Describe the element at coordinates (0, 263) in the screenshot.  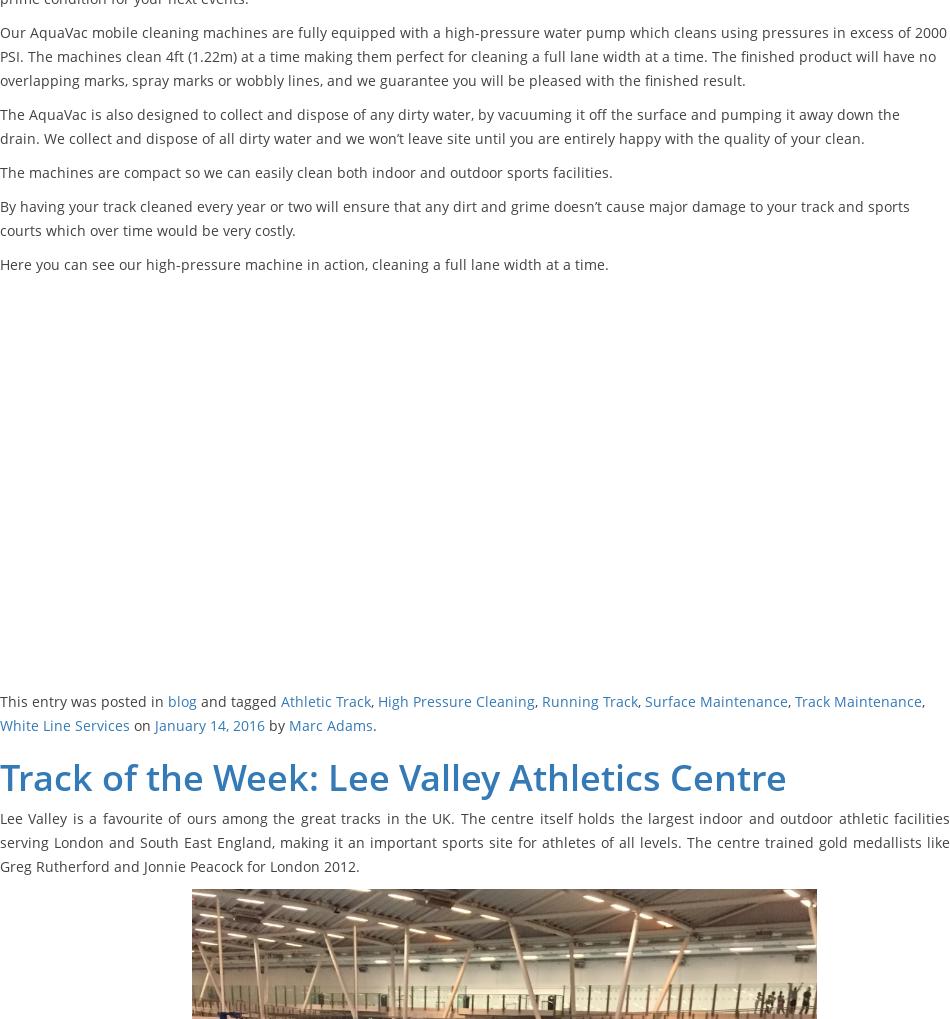
I see `'Here you can see our high-pressure machine in action, cleaning a full lane width at a time.'` at that location.